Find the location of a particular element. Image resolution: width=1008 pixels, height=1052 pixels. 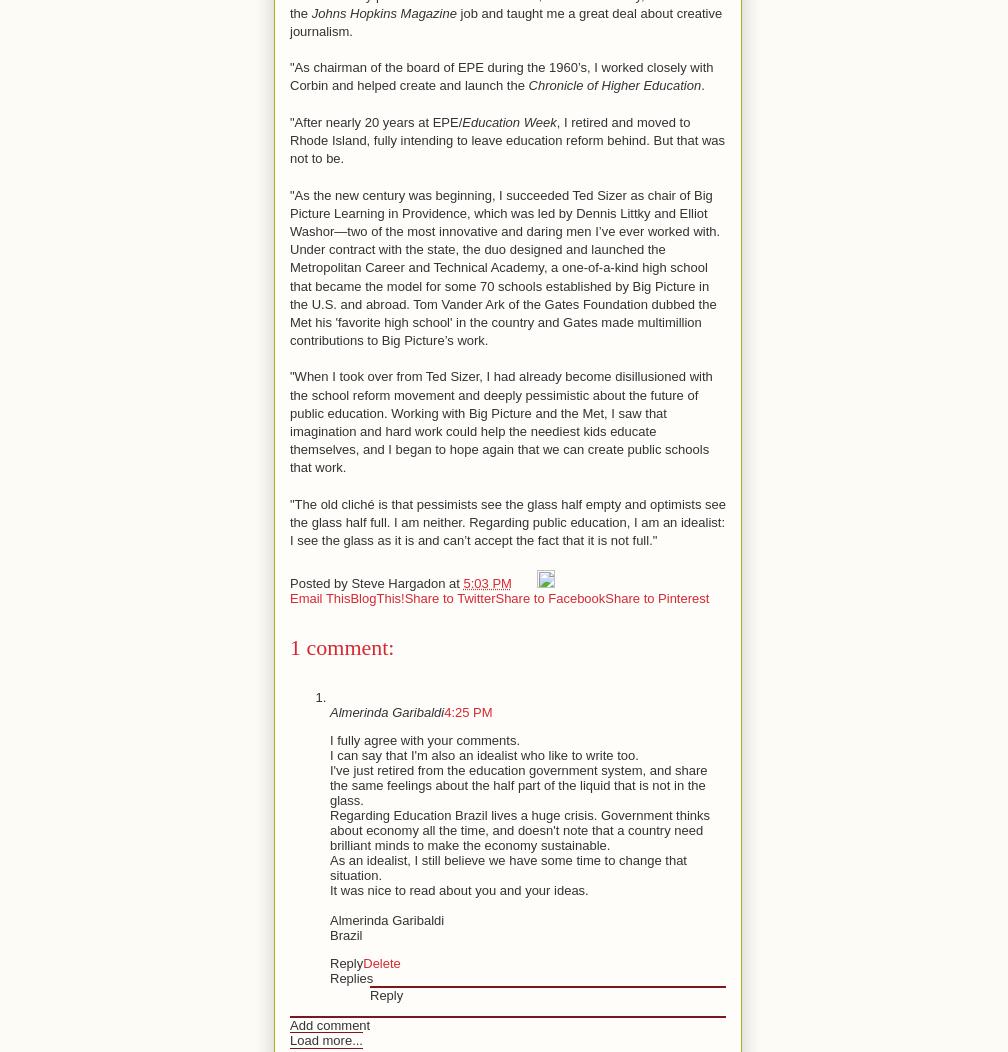

'"As chairman of the board of EPE during the 1960’s, I worked closely with Corbin and helped create and launch the' is located at coordinates (290, 75).